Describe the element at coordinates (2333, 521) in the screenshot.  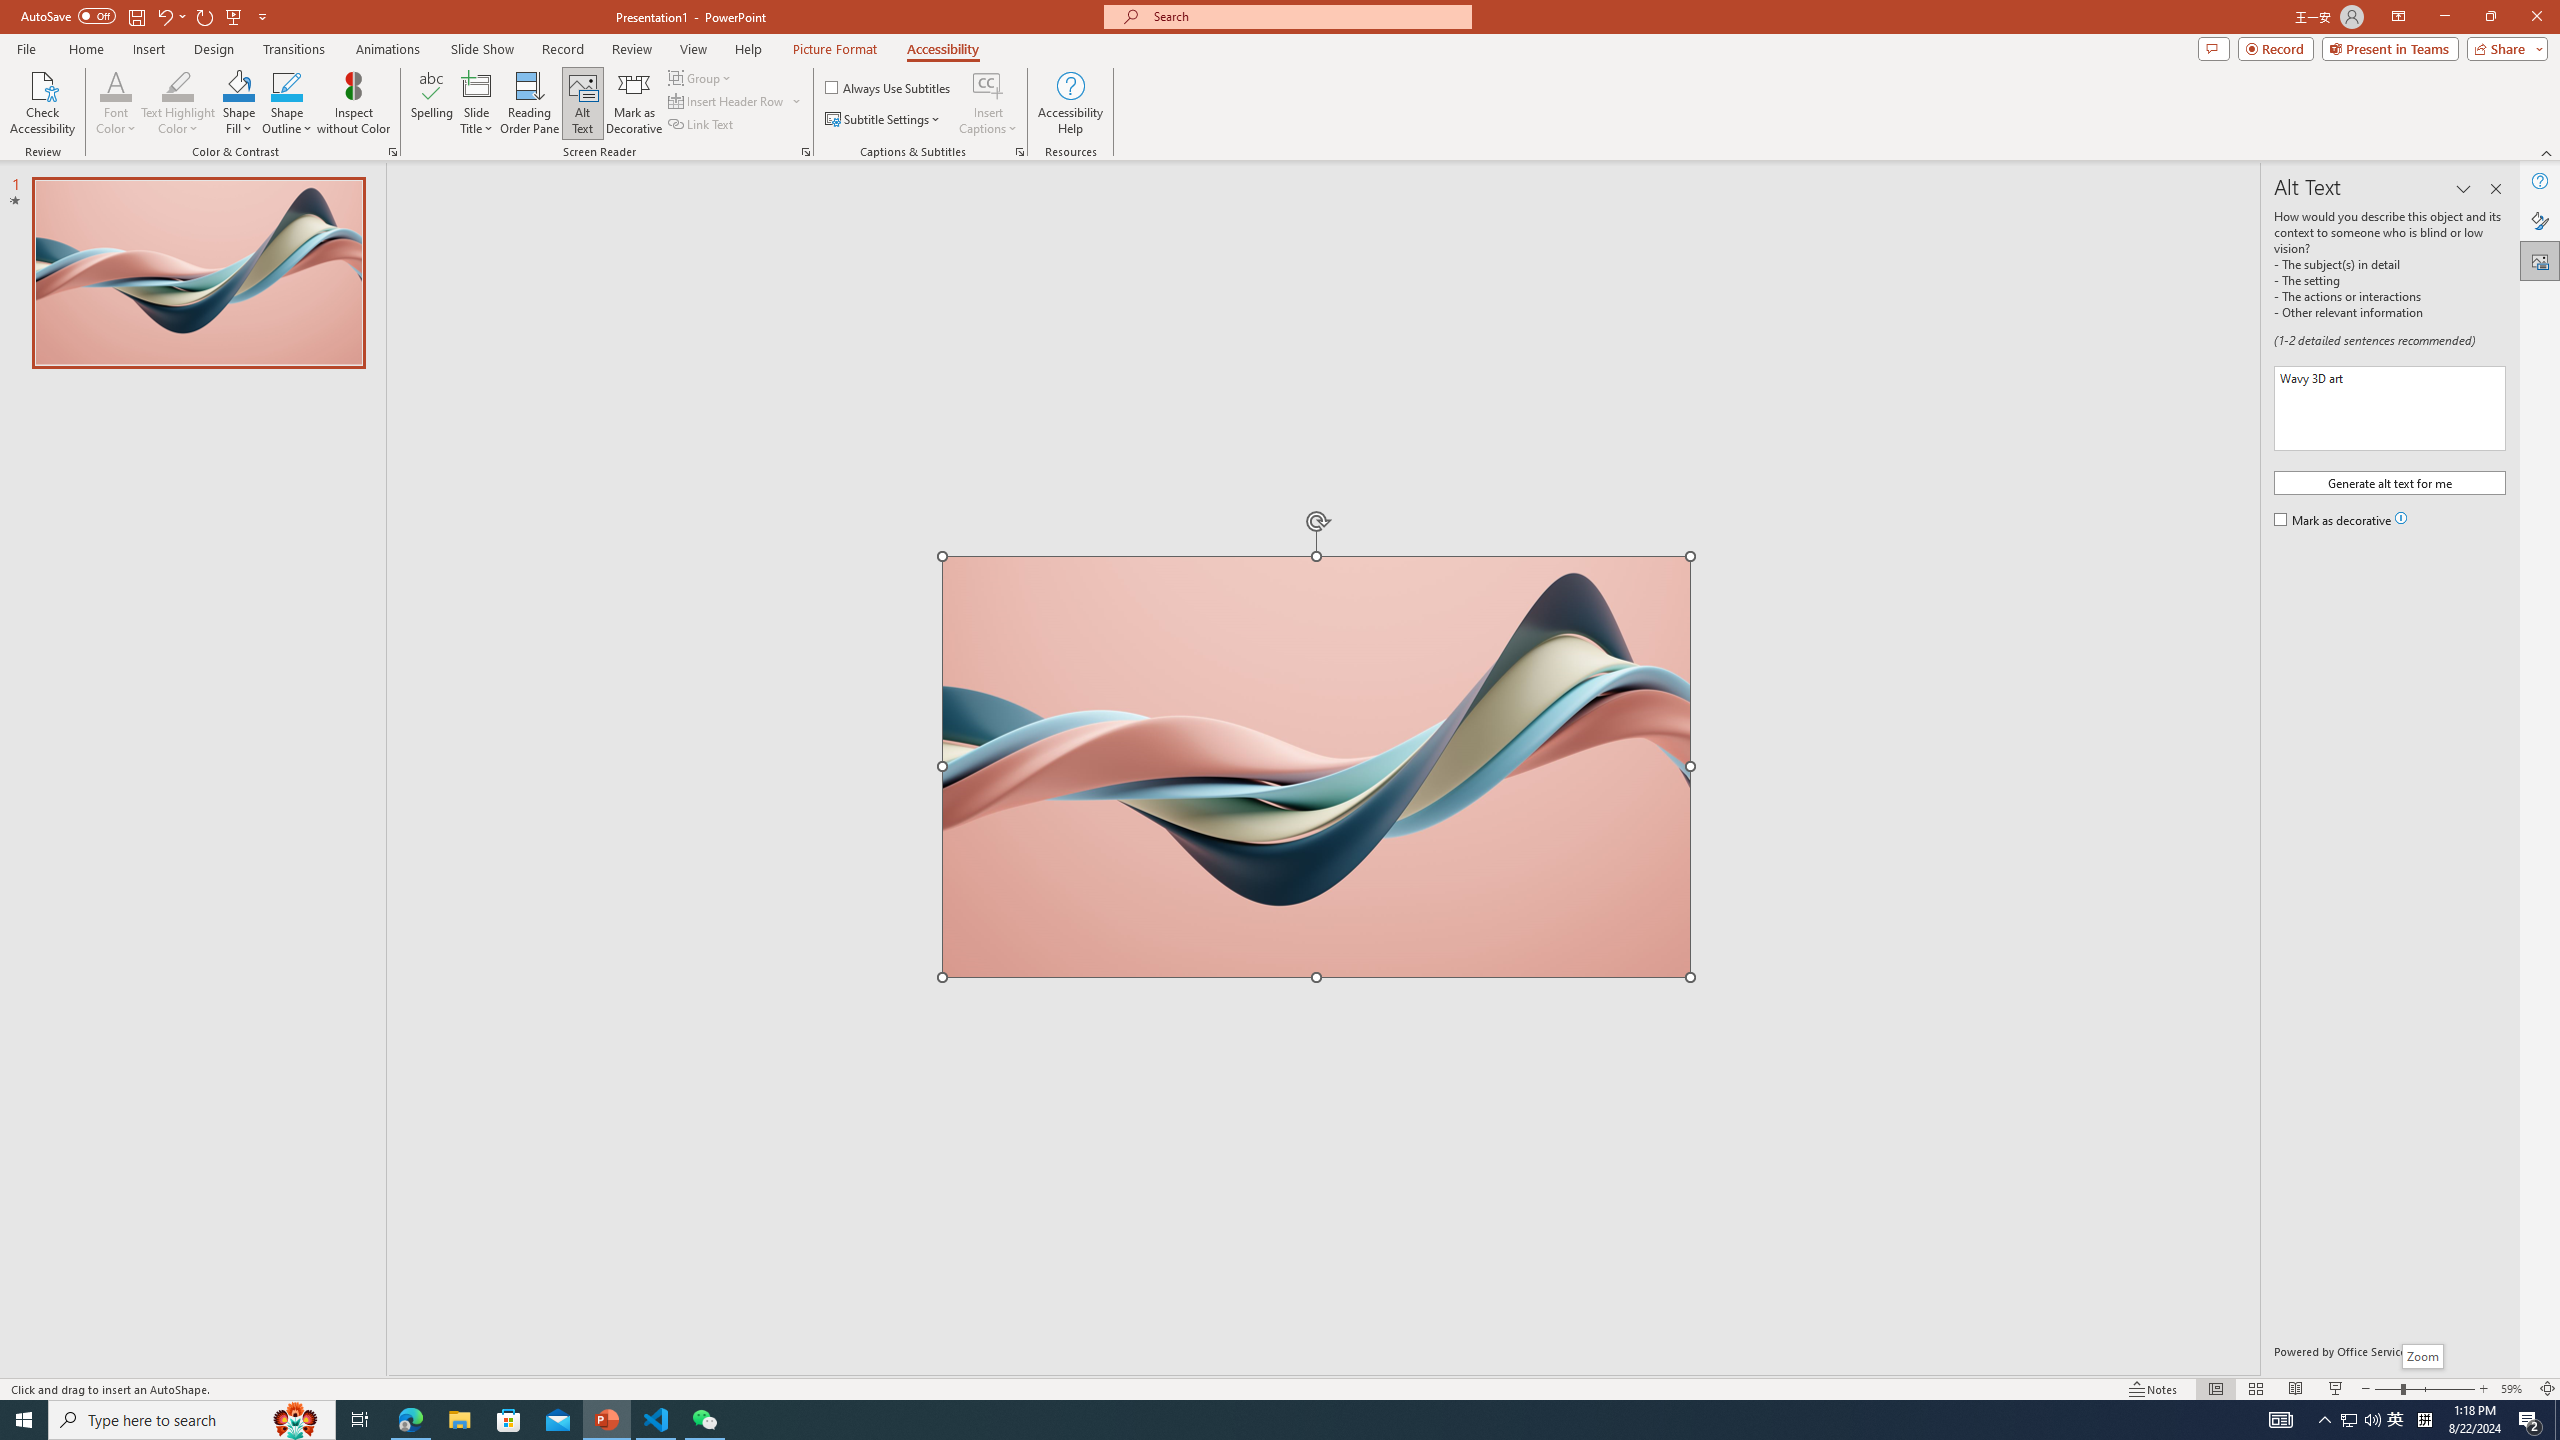
I see `'Mark as decorative'` at that location.